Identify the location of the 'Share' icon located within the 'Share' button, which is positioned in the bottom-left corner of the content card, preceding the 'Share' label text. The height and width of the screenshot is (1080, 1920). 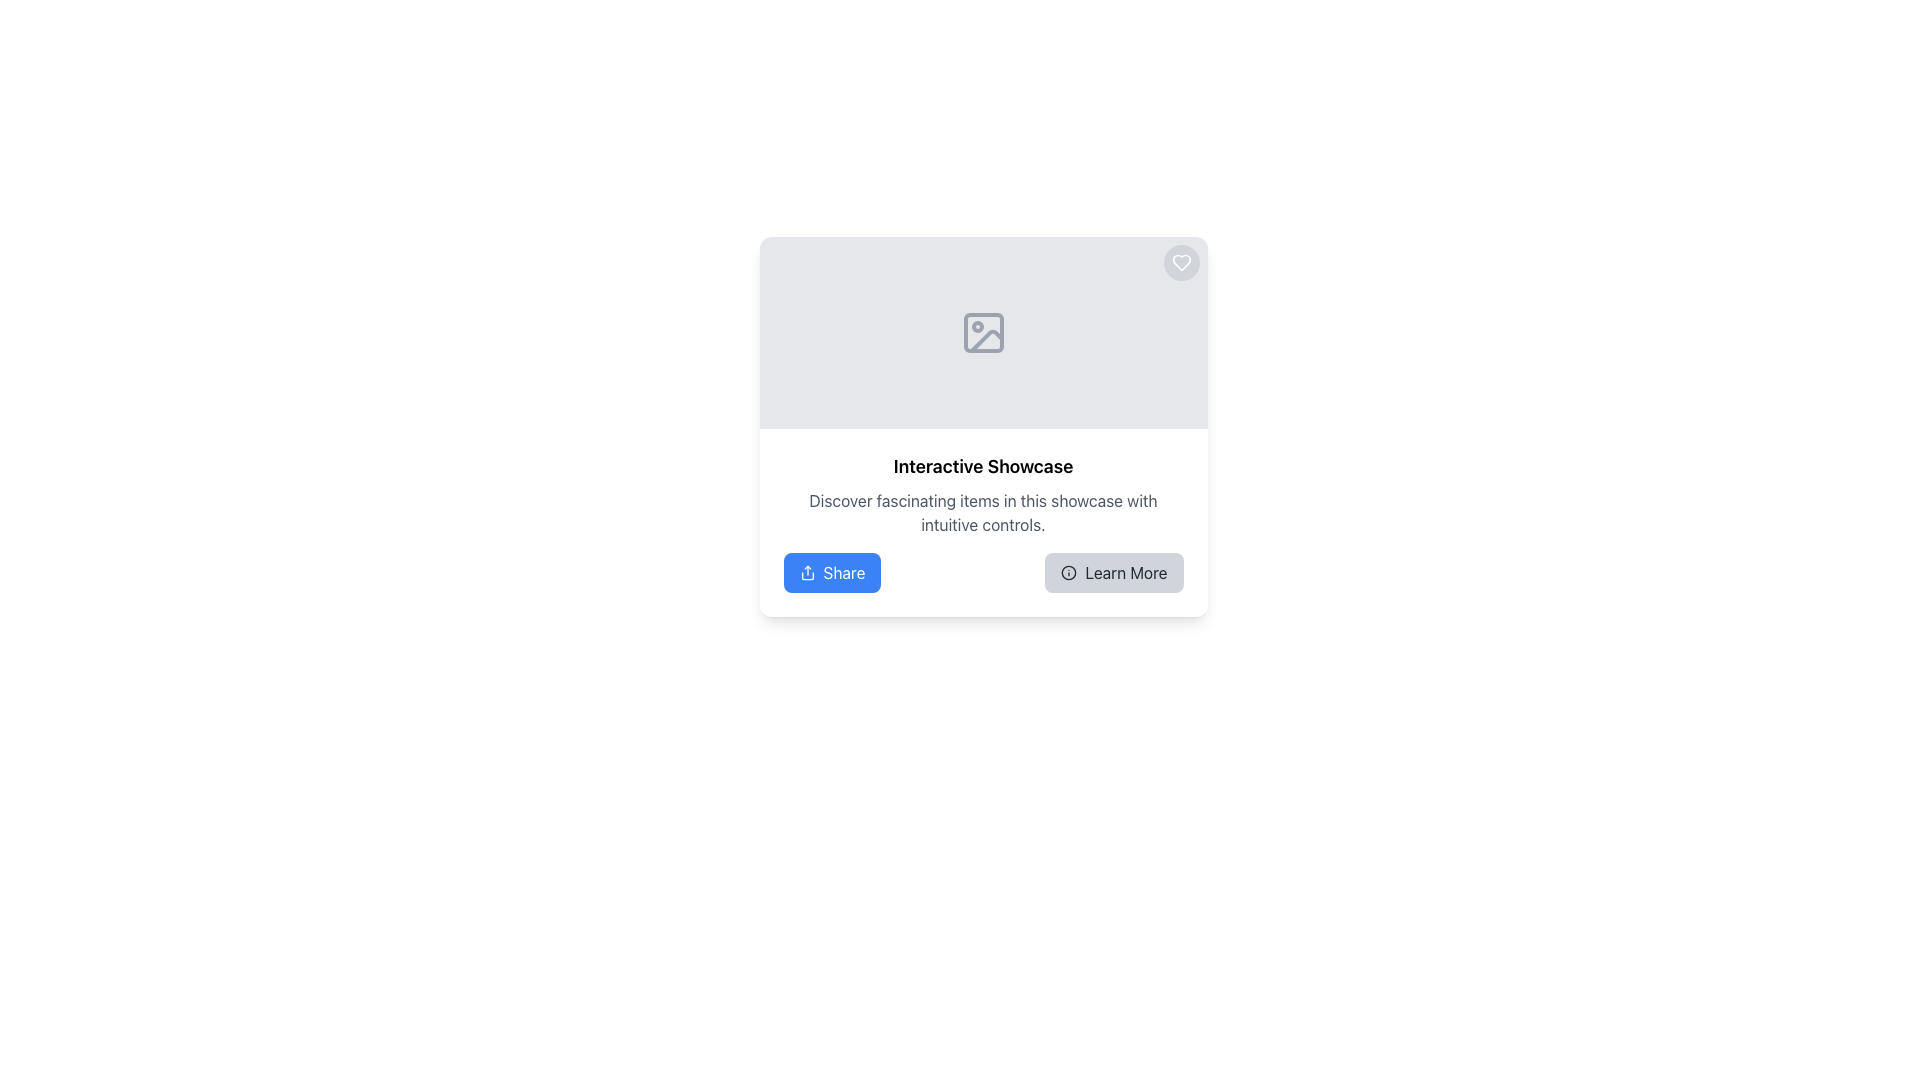
(807, 573).